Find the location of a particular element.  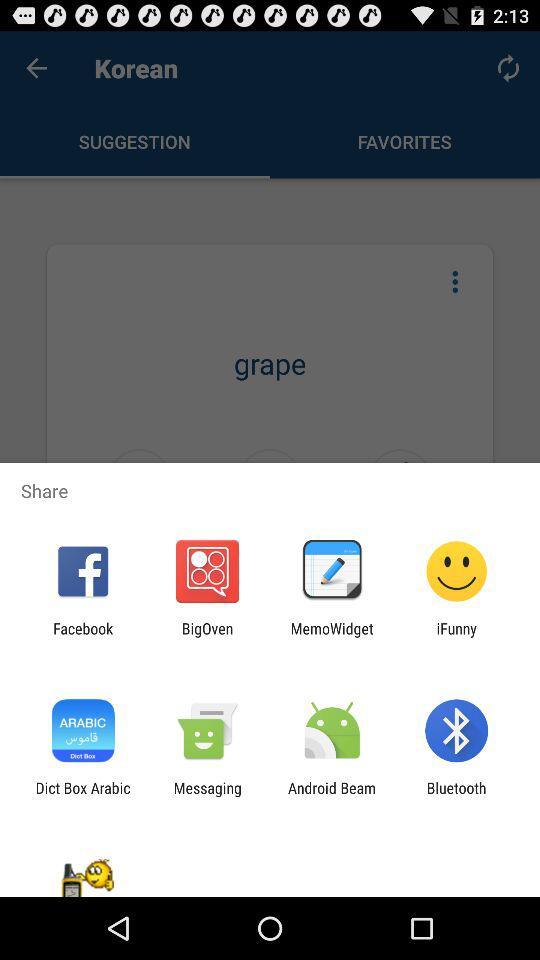

the dict box arabic is located at coordinates (82, 796).